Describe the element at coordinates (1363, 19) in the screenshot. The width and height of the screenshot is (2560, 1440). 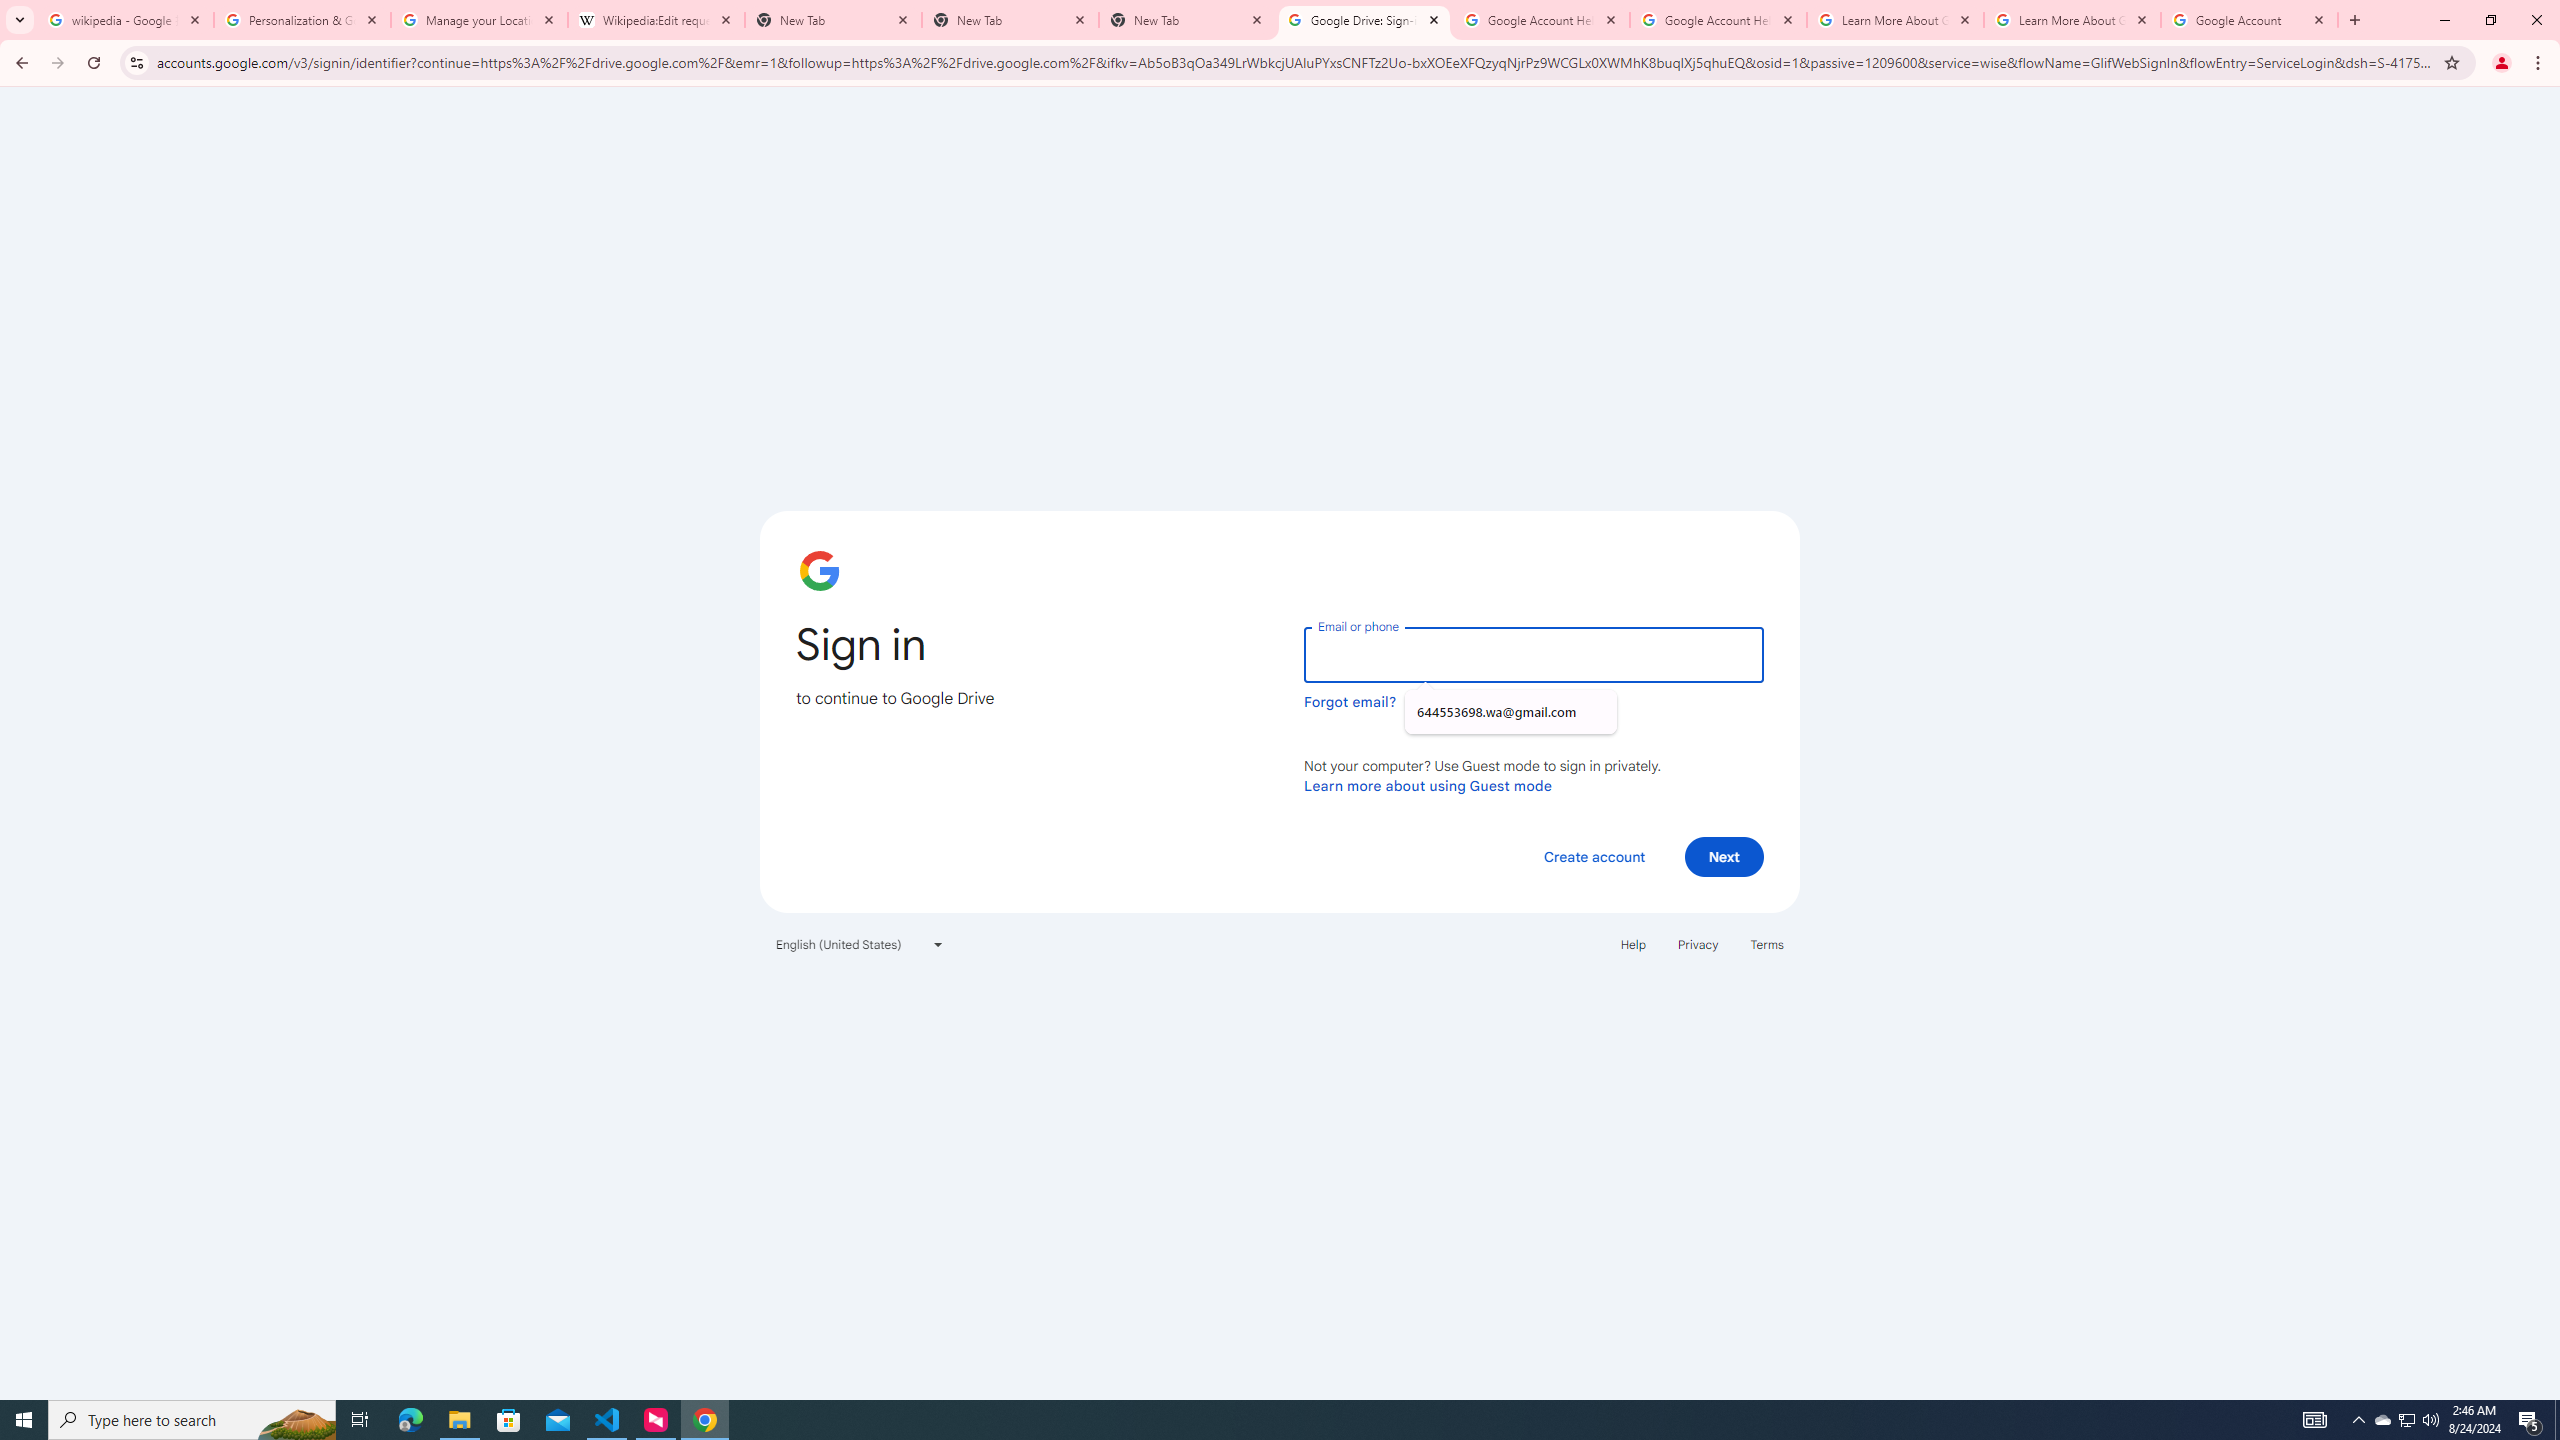
I see `'Google Drive: Sign-in'` at that location.